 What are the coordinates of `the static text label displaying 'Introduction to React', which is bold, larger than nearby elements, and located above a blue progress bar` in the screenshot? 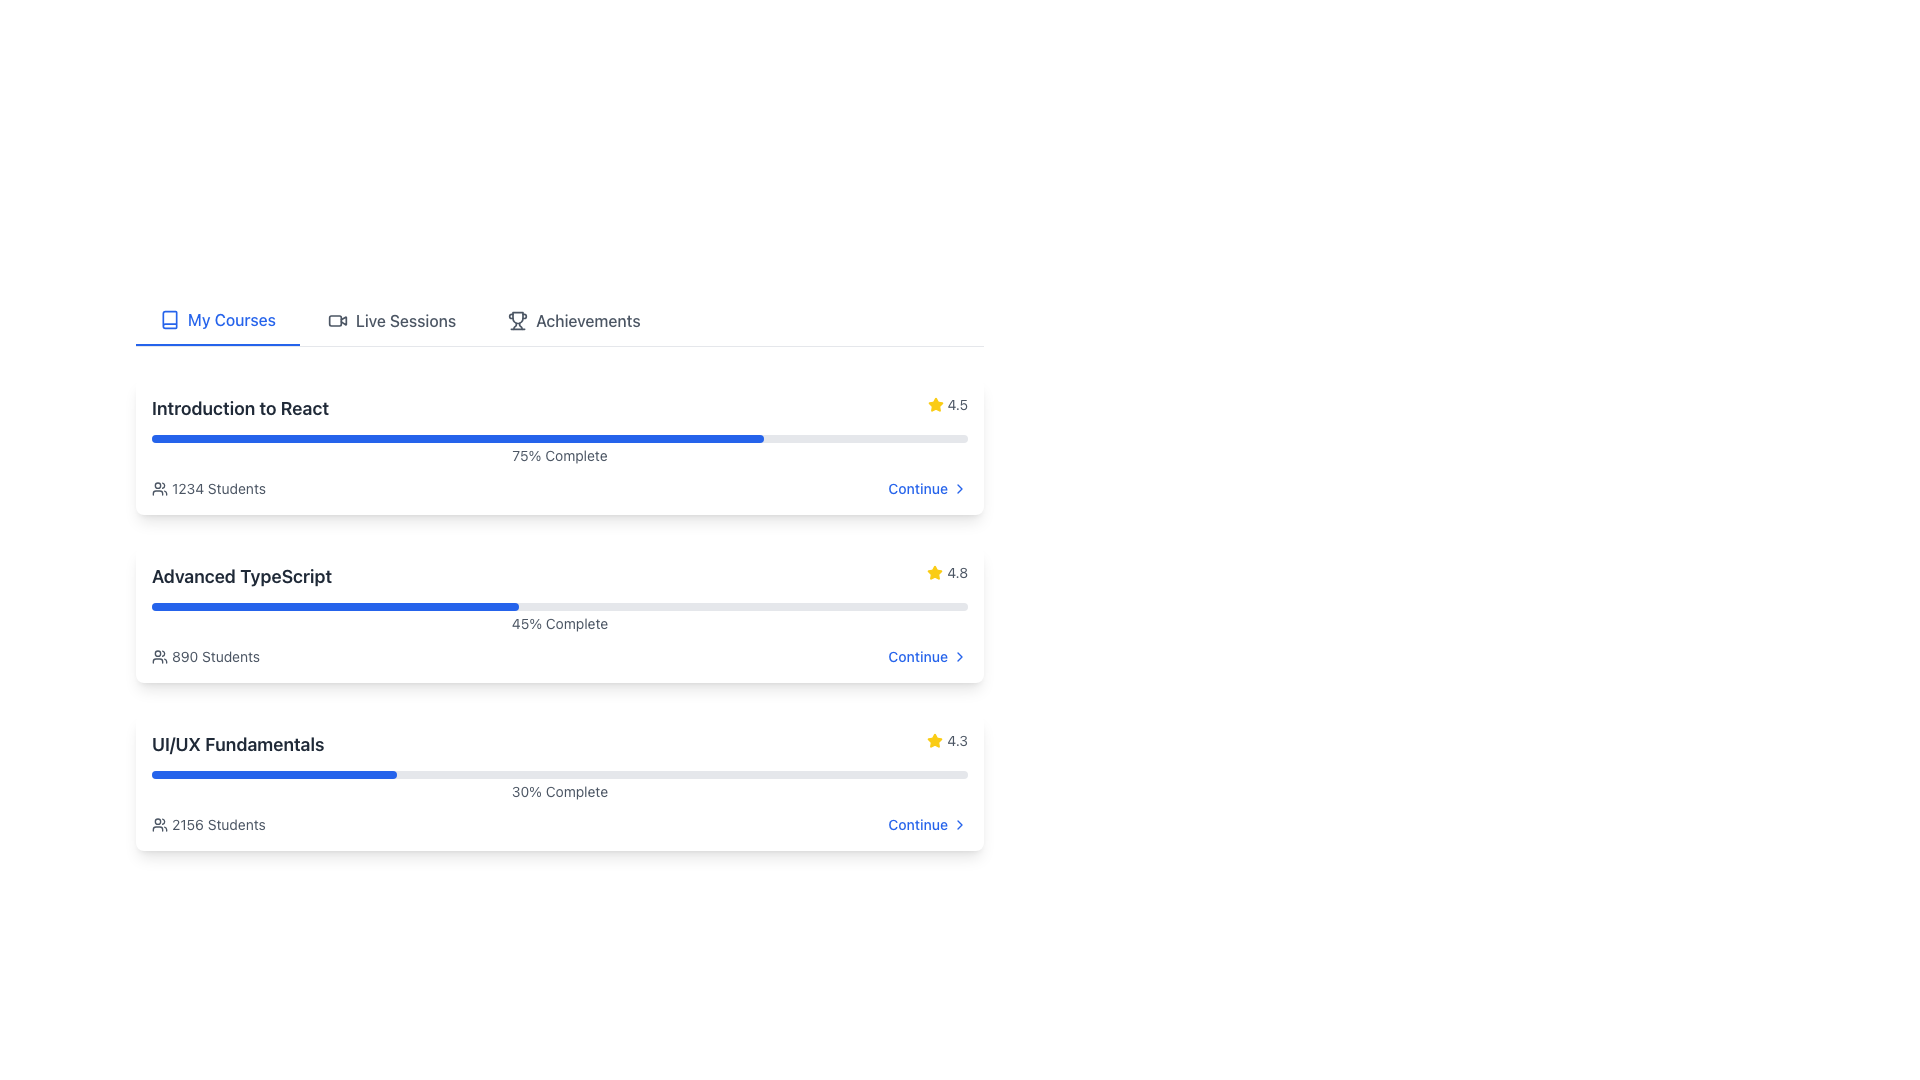 It's located at (240, 407).